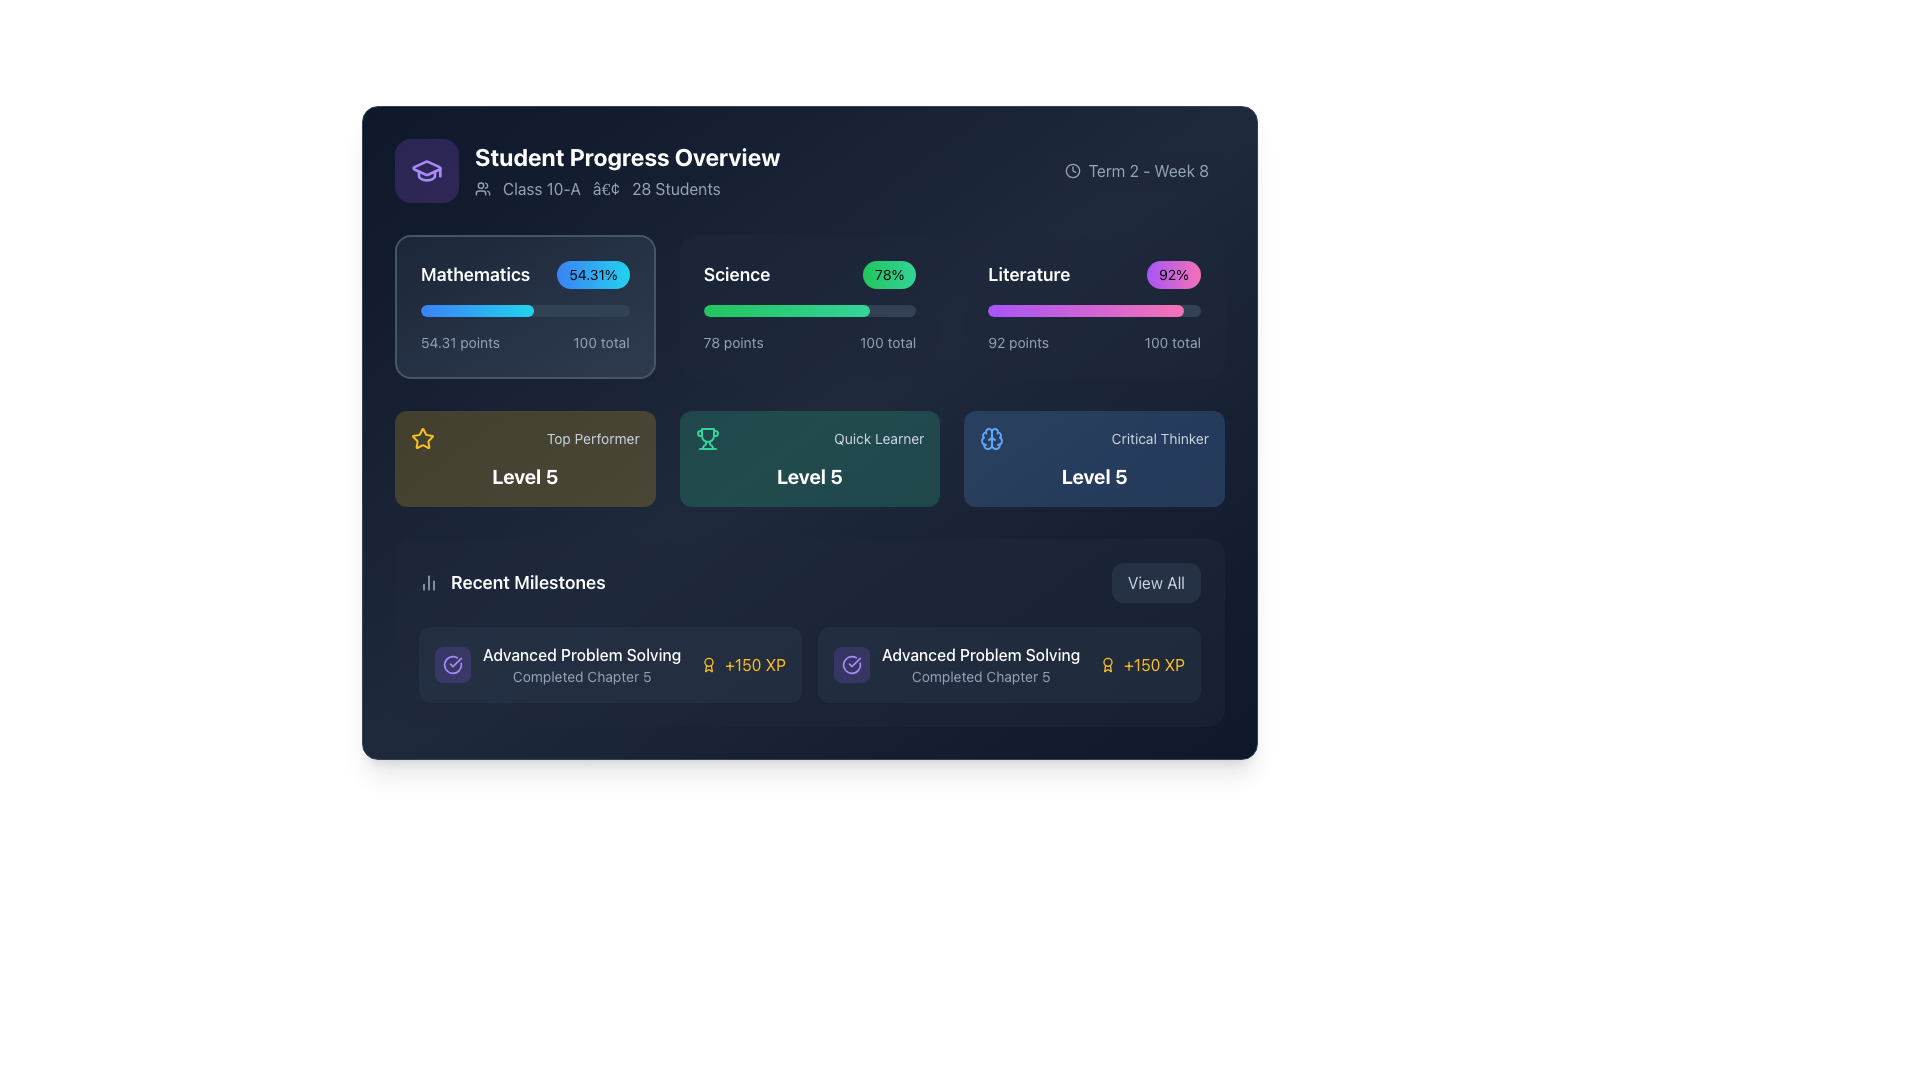 Image resolution: width=1920 pixels, height=1080 pixels. Describe the element at coordinates (810, 307) in the screenshot. I see `the Grid of subject progress cards to get more information about student progress in each subject` at that location.